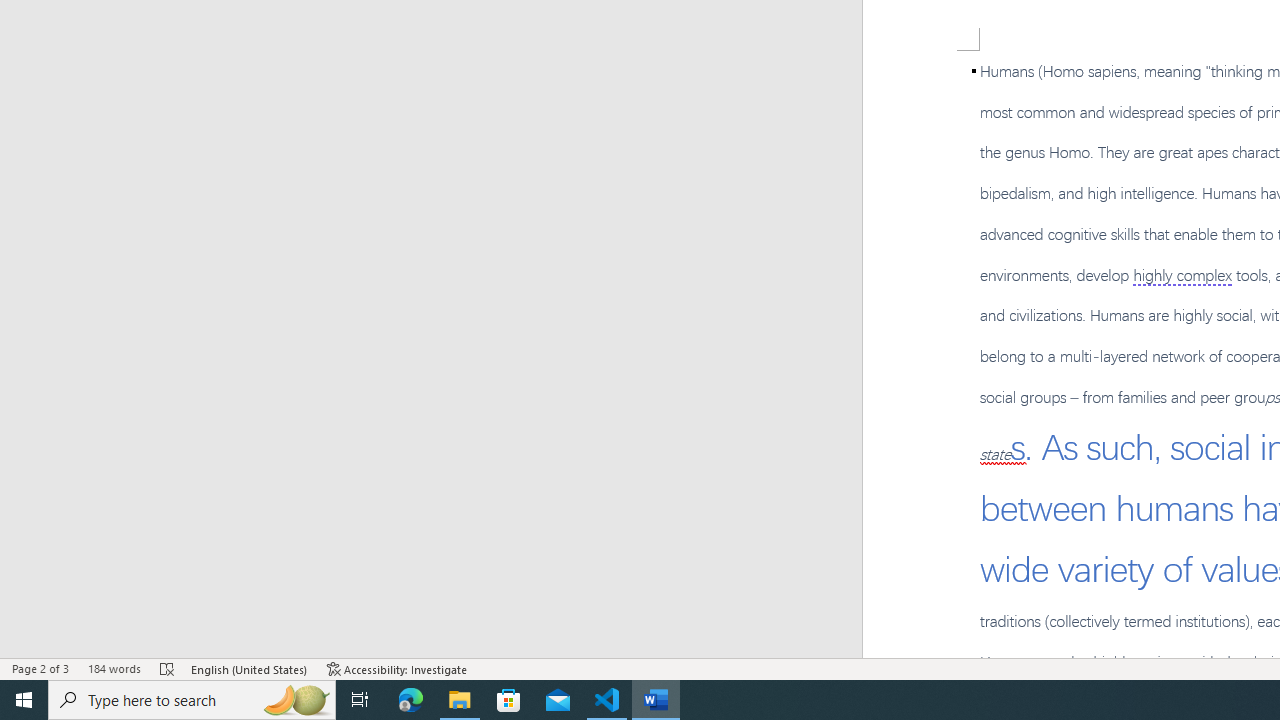  Describe the element at coordinates (40, 669) in the screenshot. I see `'Page Number Page 2 of 3'` at that location.